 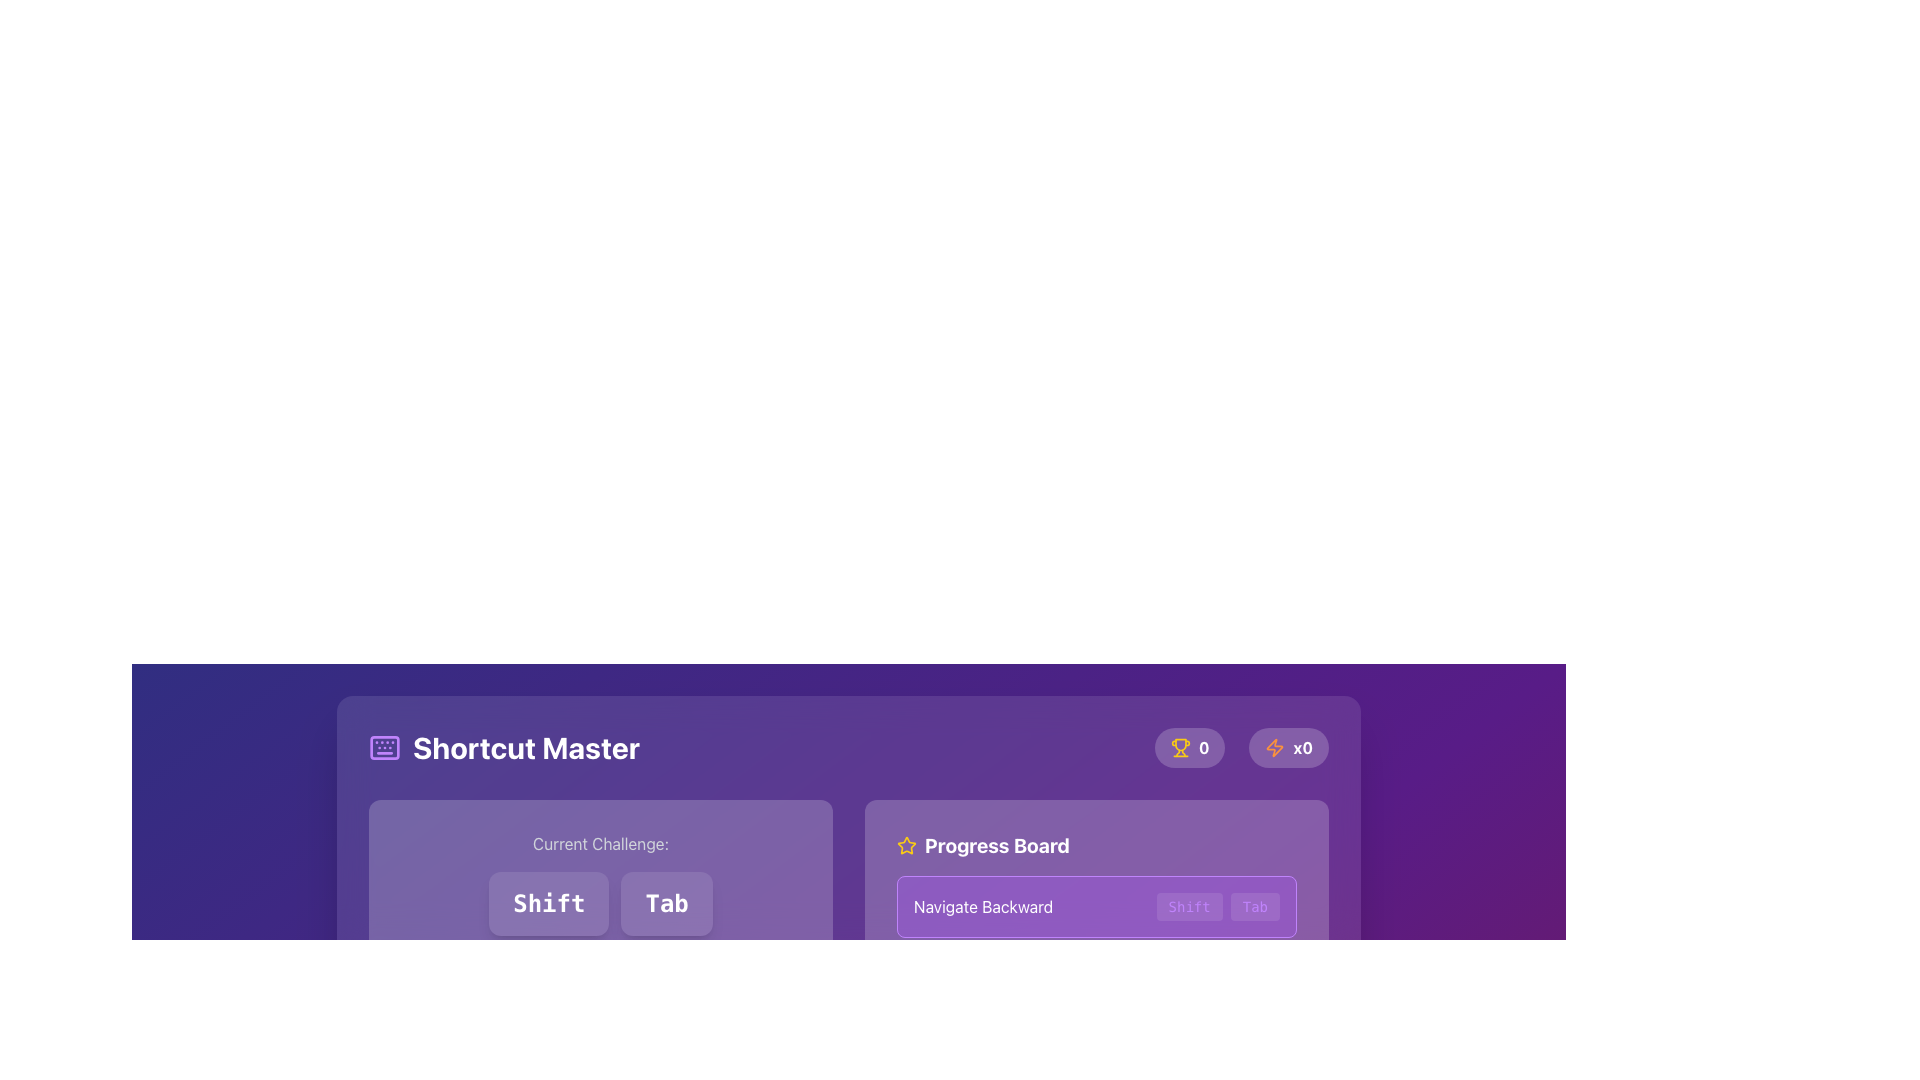 I want to click on the state or the related number next to the energy icon located at the top right of the interface, adjacent to the circular counter labeled 'x0', so click(x=1274, y=748).